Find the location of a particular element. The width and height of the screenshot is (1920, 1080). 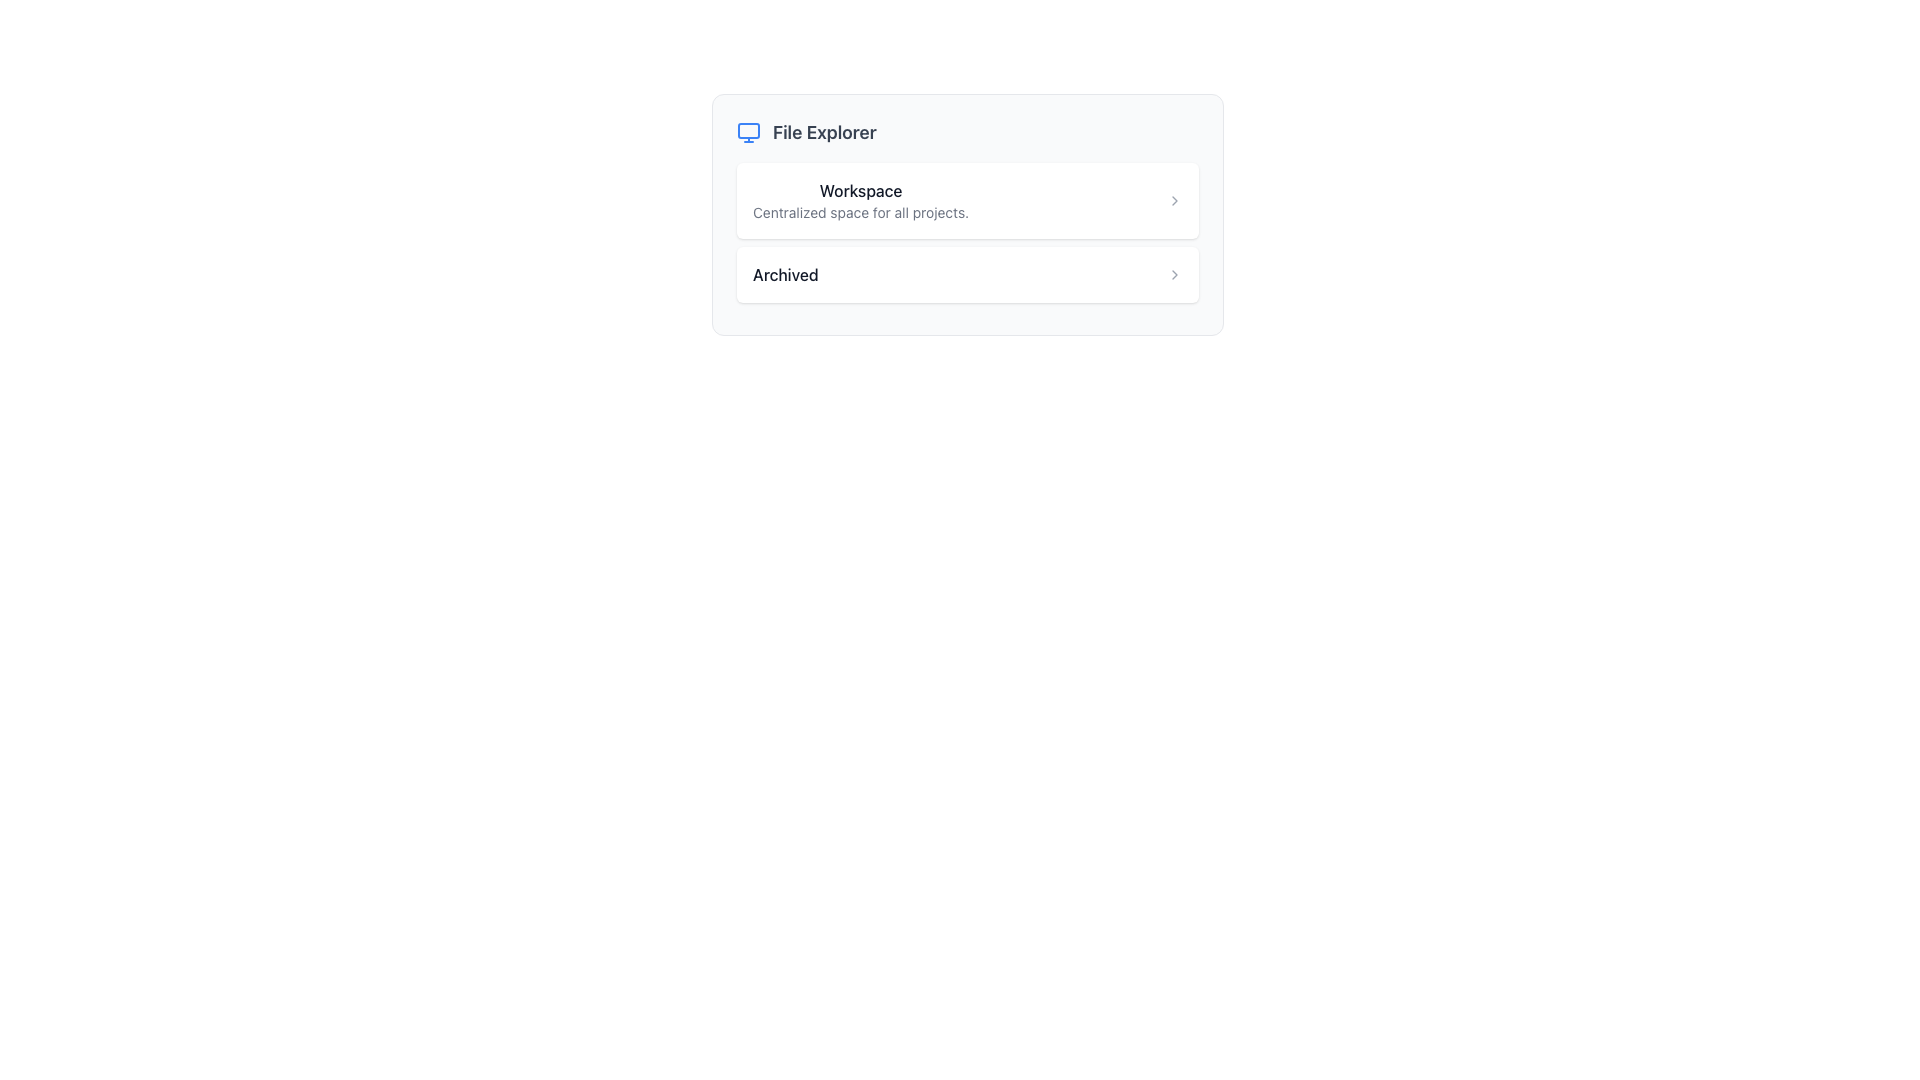

the first card in the vertical list of the 'File Explorer' is located at coordinates (968, 200).